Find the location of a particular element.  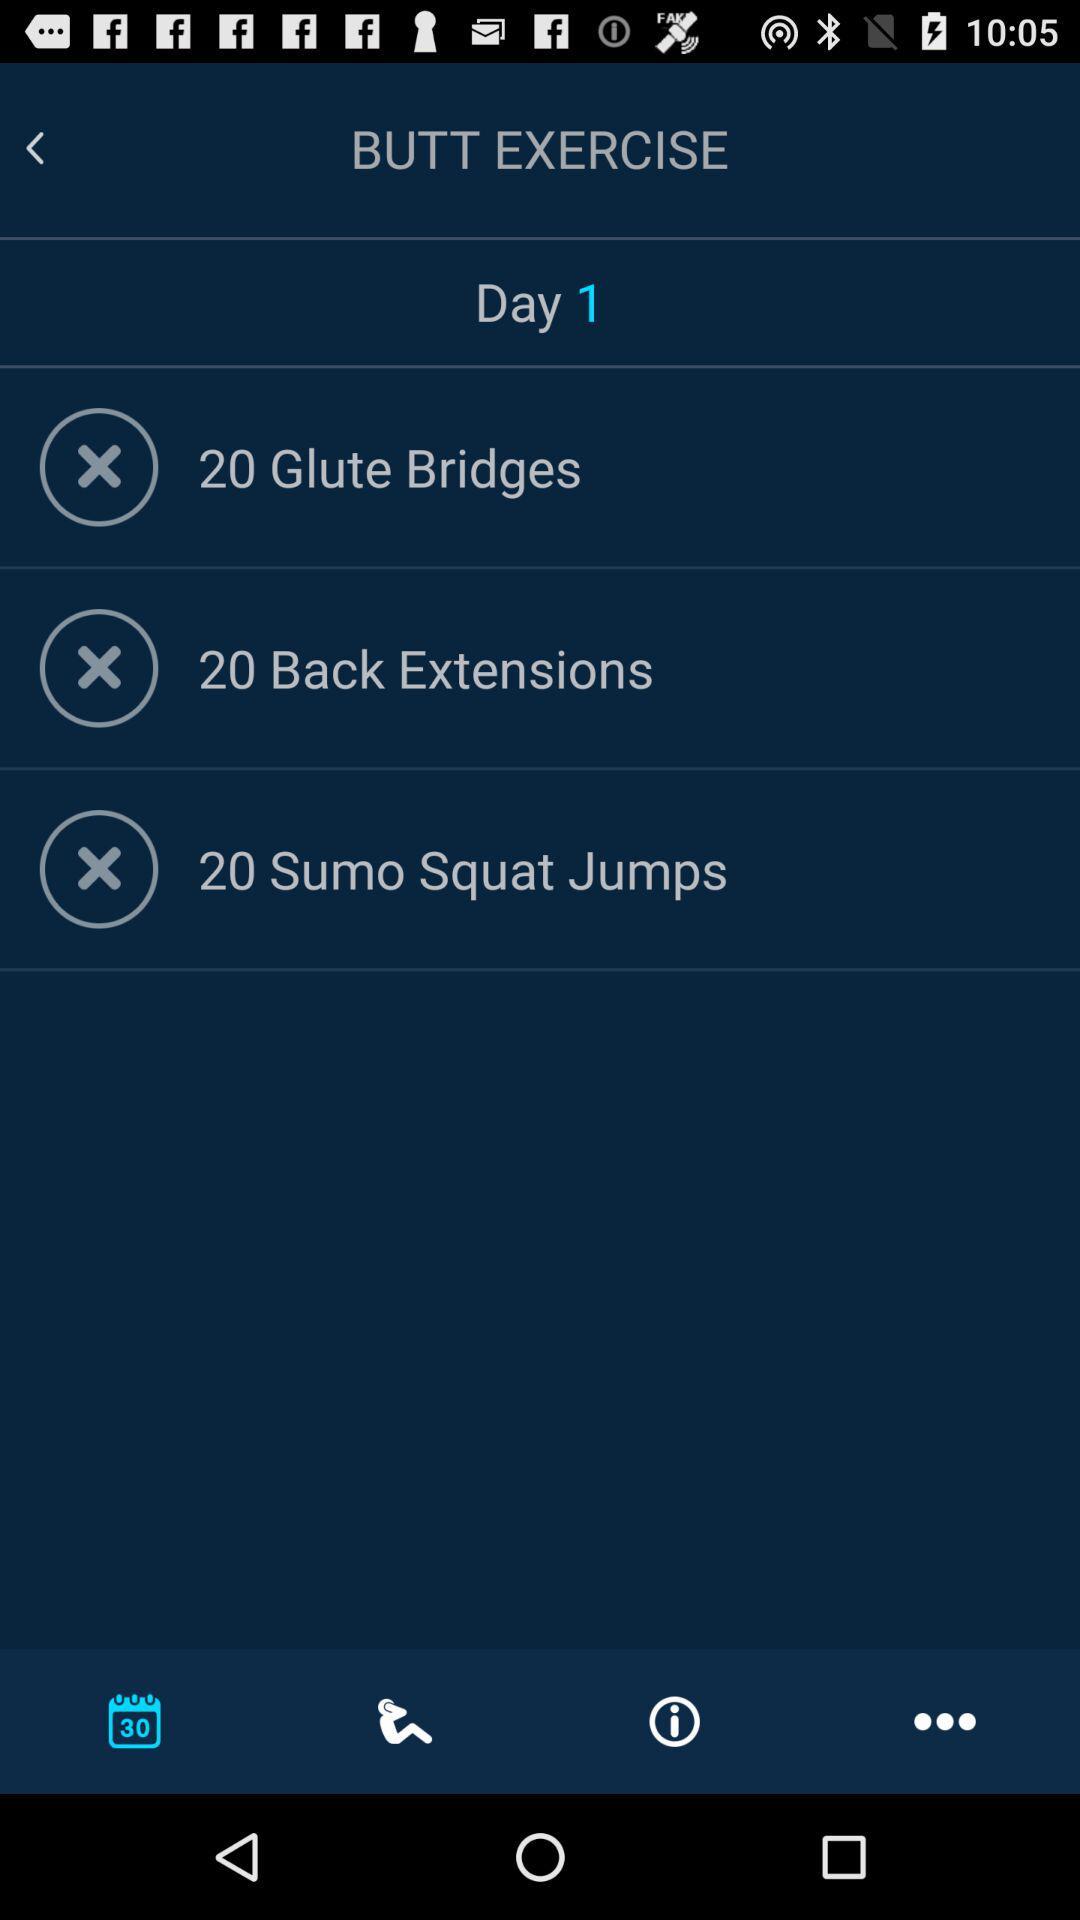

20 glute bridges item is located at coordinates (618, 465).